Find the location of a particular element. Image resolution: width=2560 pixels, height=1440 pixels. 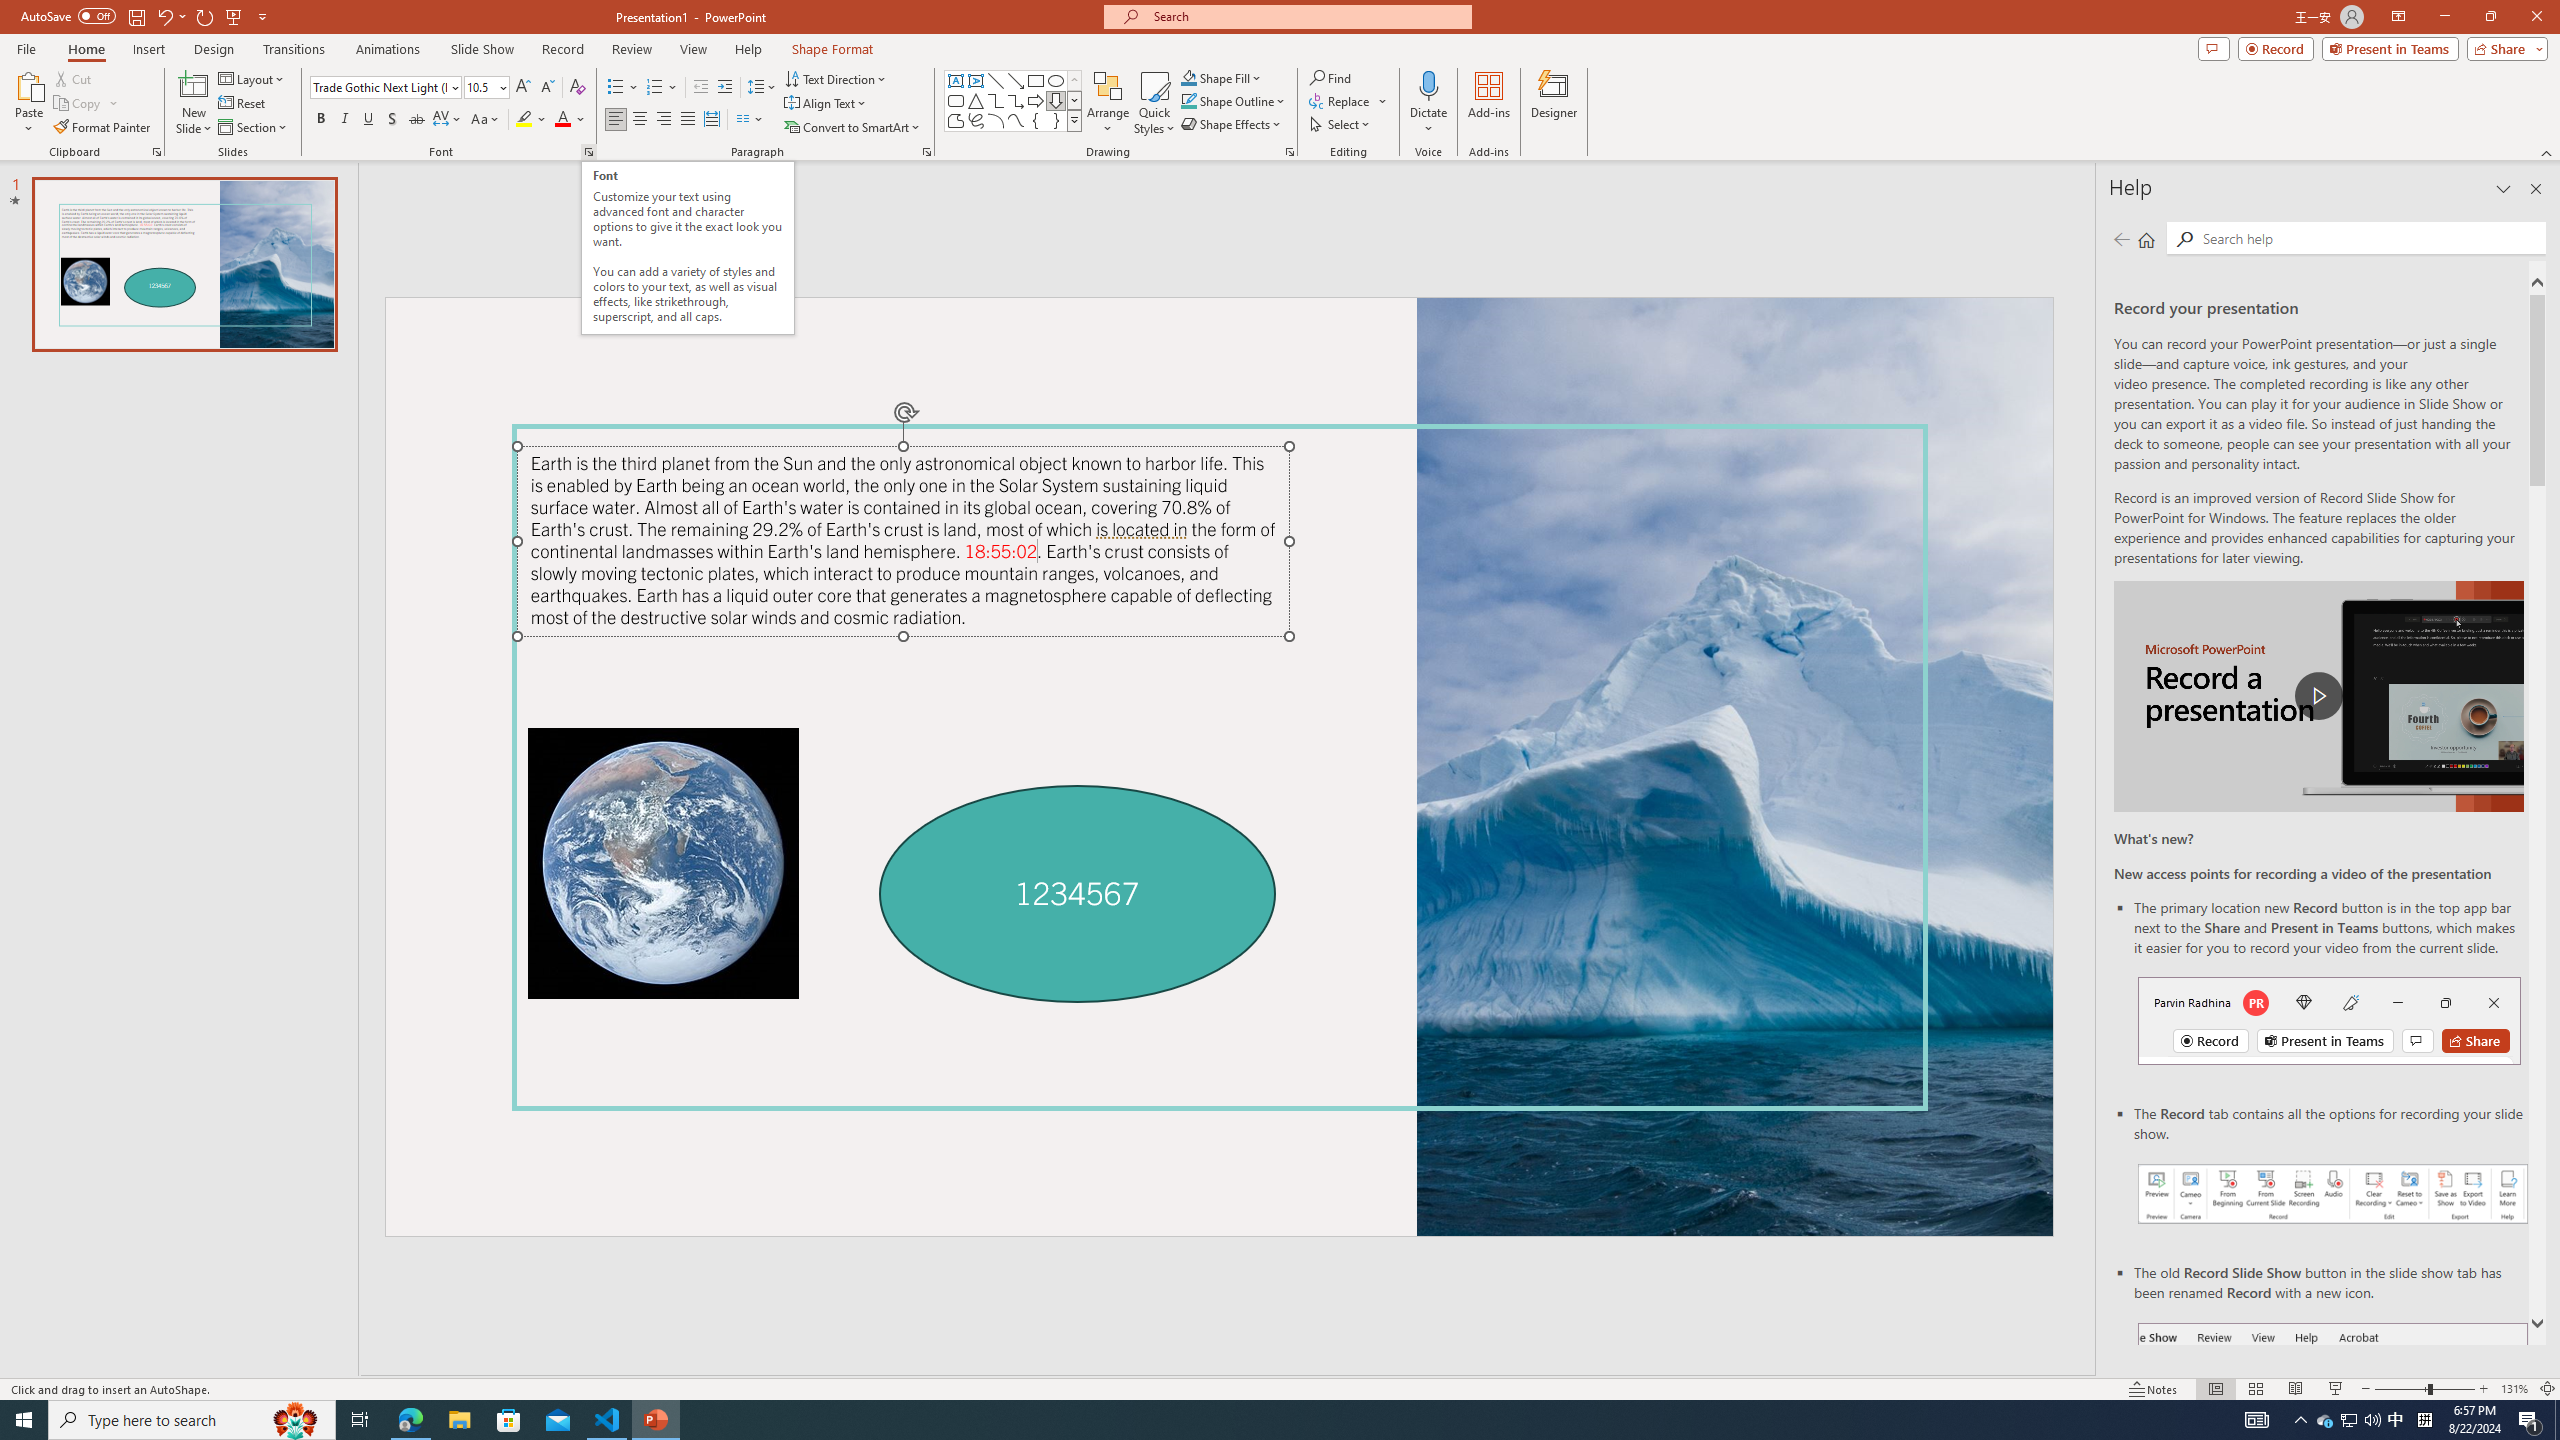

'Freeform: Shape' is located at coordinates (955, 119).